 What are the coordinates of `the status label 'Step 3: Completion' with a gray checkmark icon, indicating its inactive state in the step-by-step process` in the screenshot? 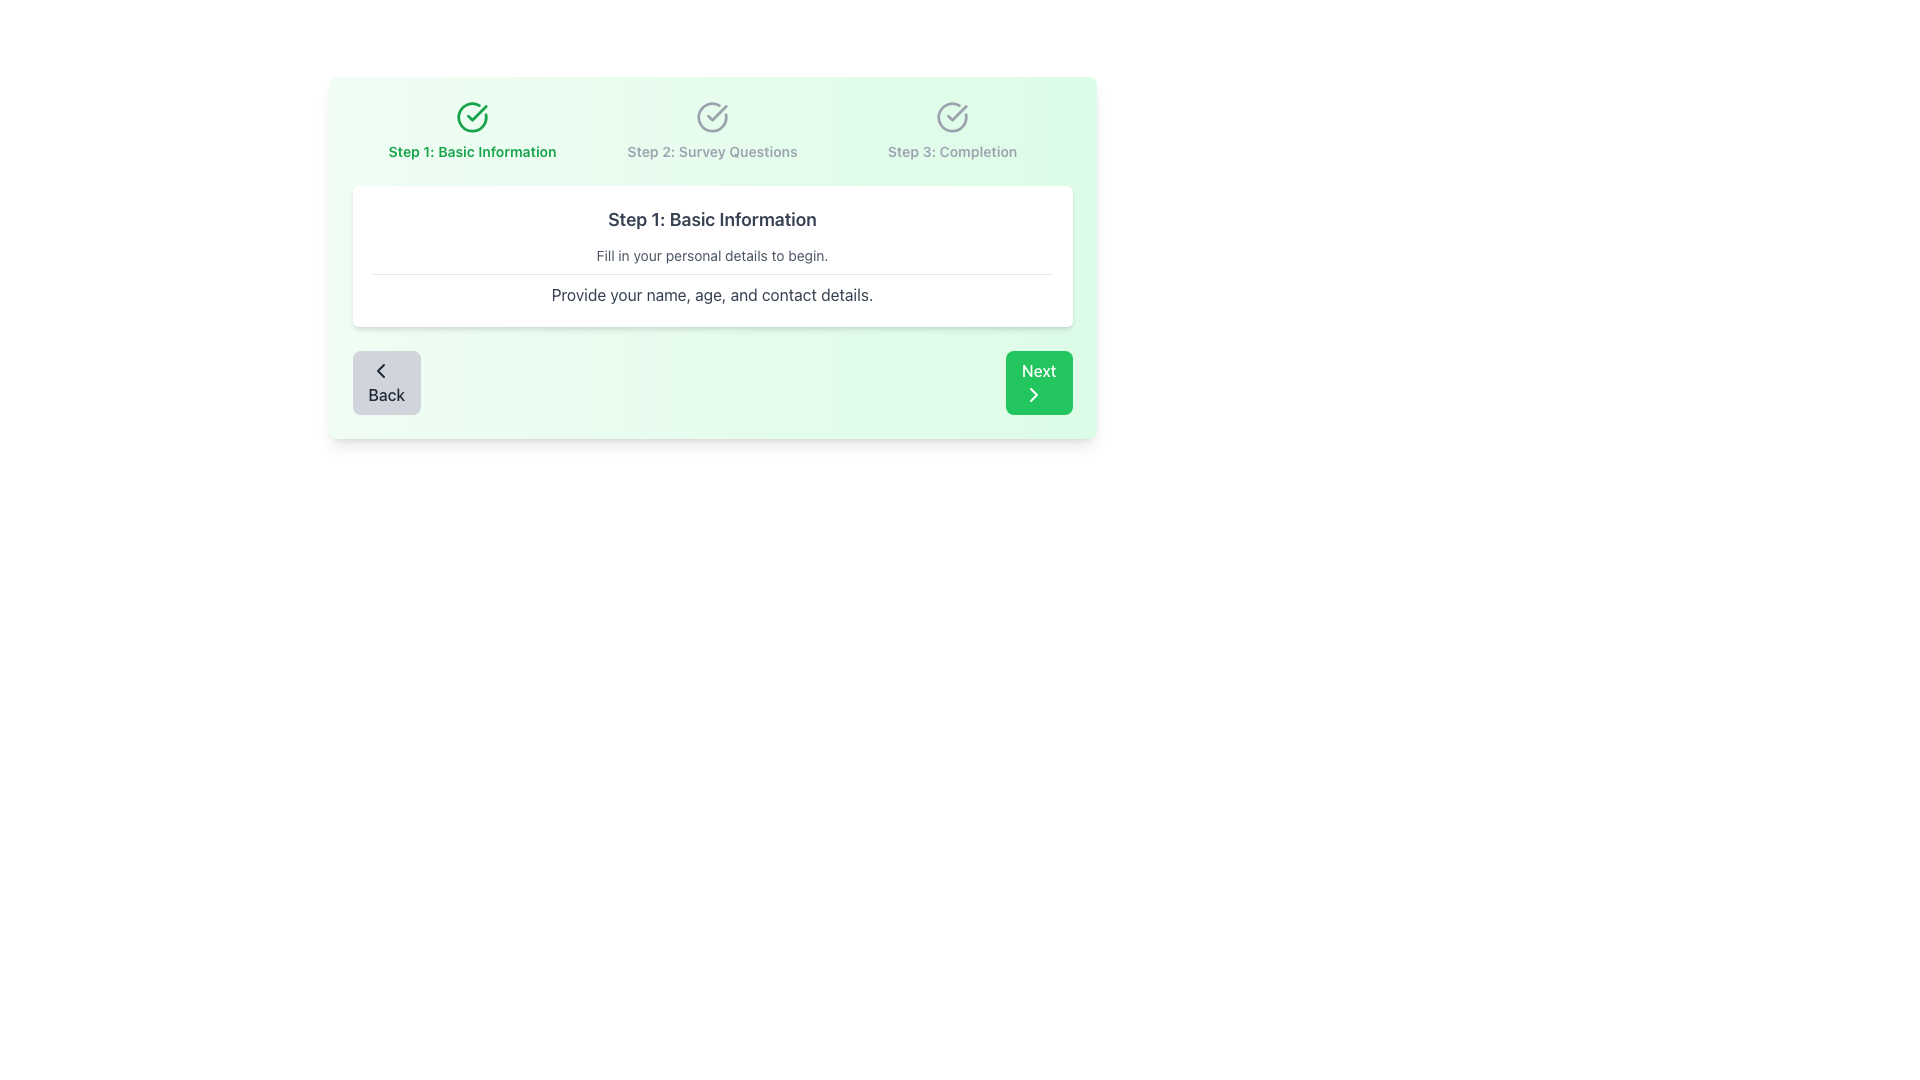 It's located at (951, 131).